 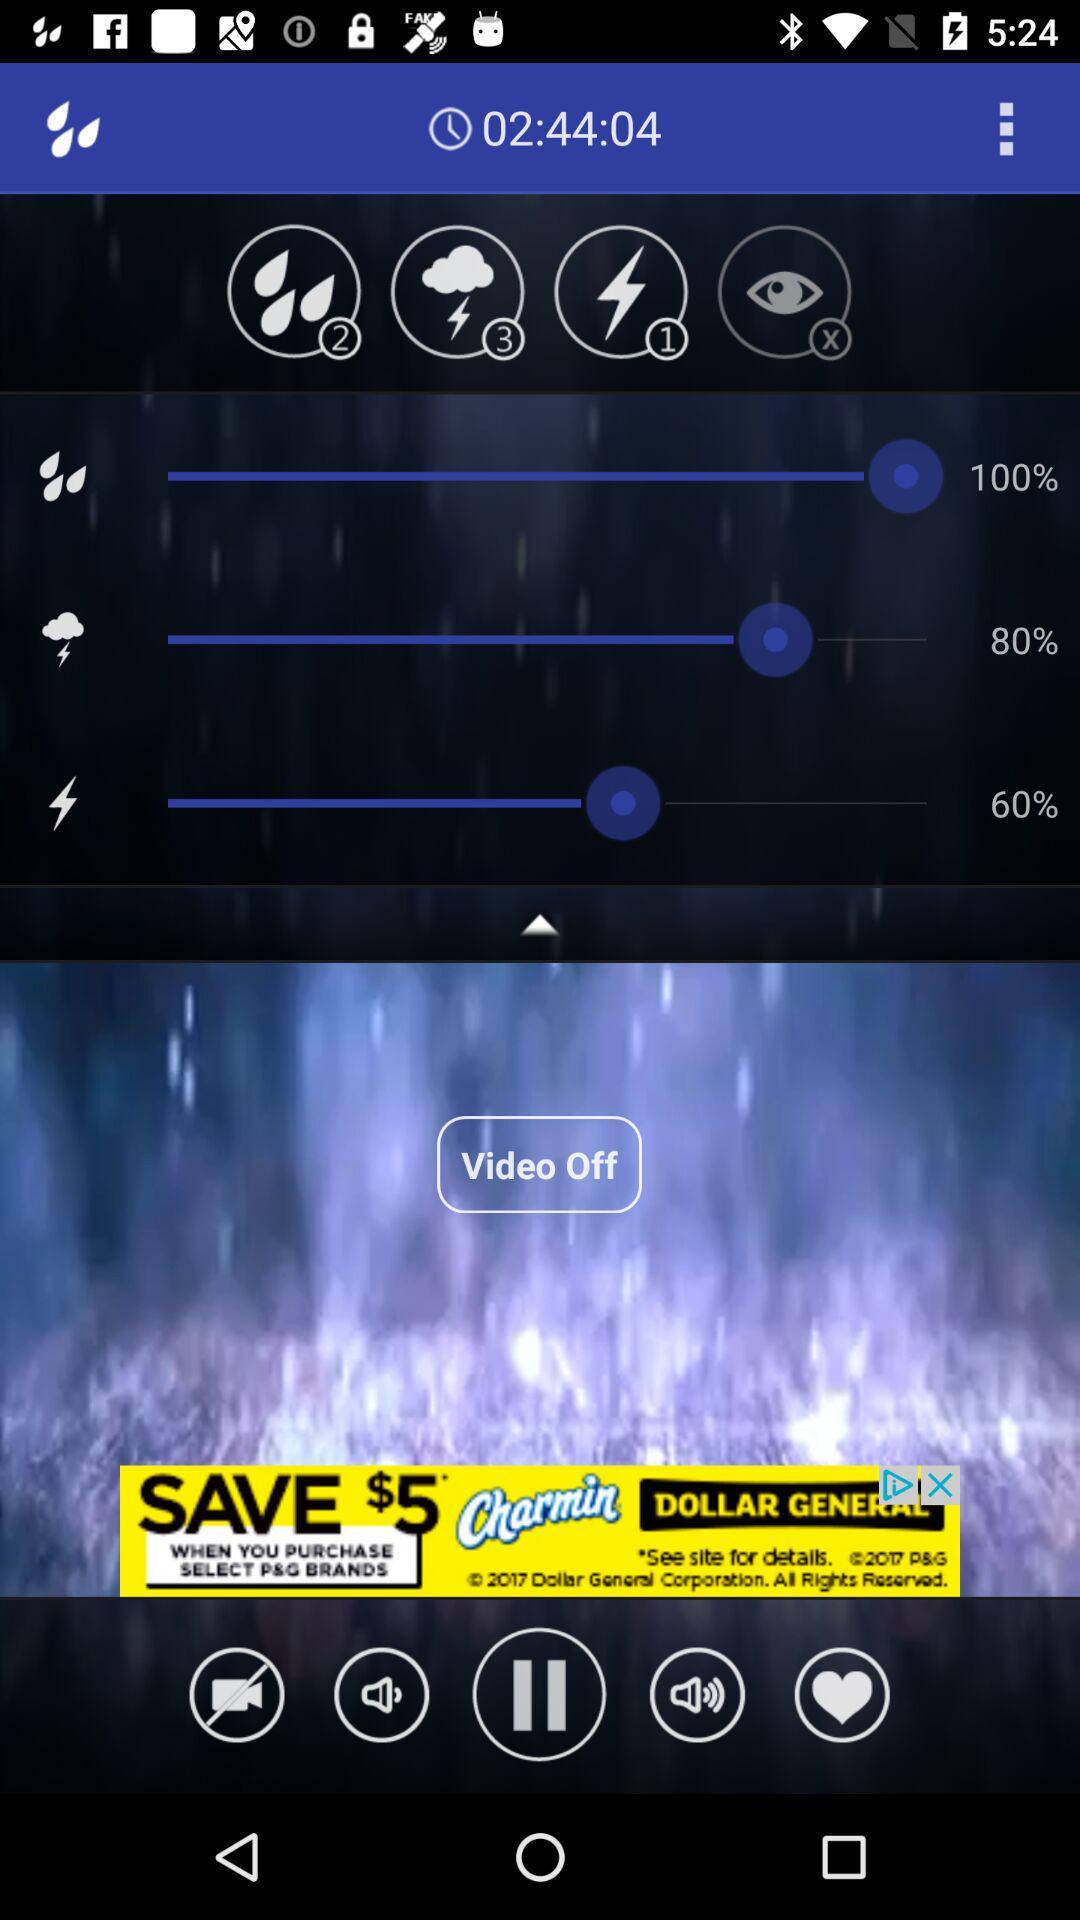 What do you see at coordinates (1006, 127) in the screenshot?
I see `the more icon` at bounding box center [1006, 127].